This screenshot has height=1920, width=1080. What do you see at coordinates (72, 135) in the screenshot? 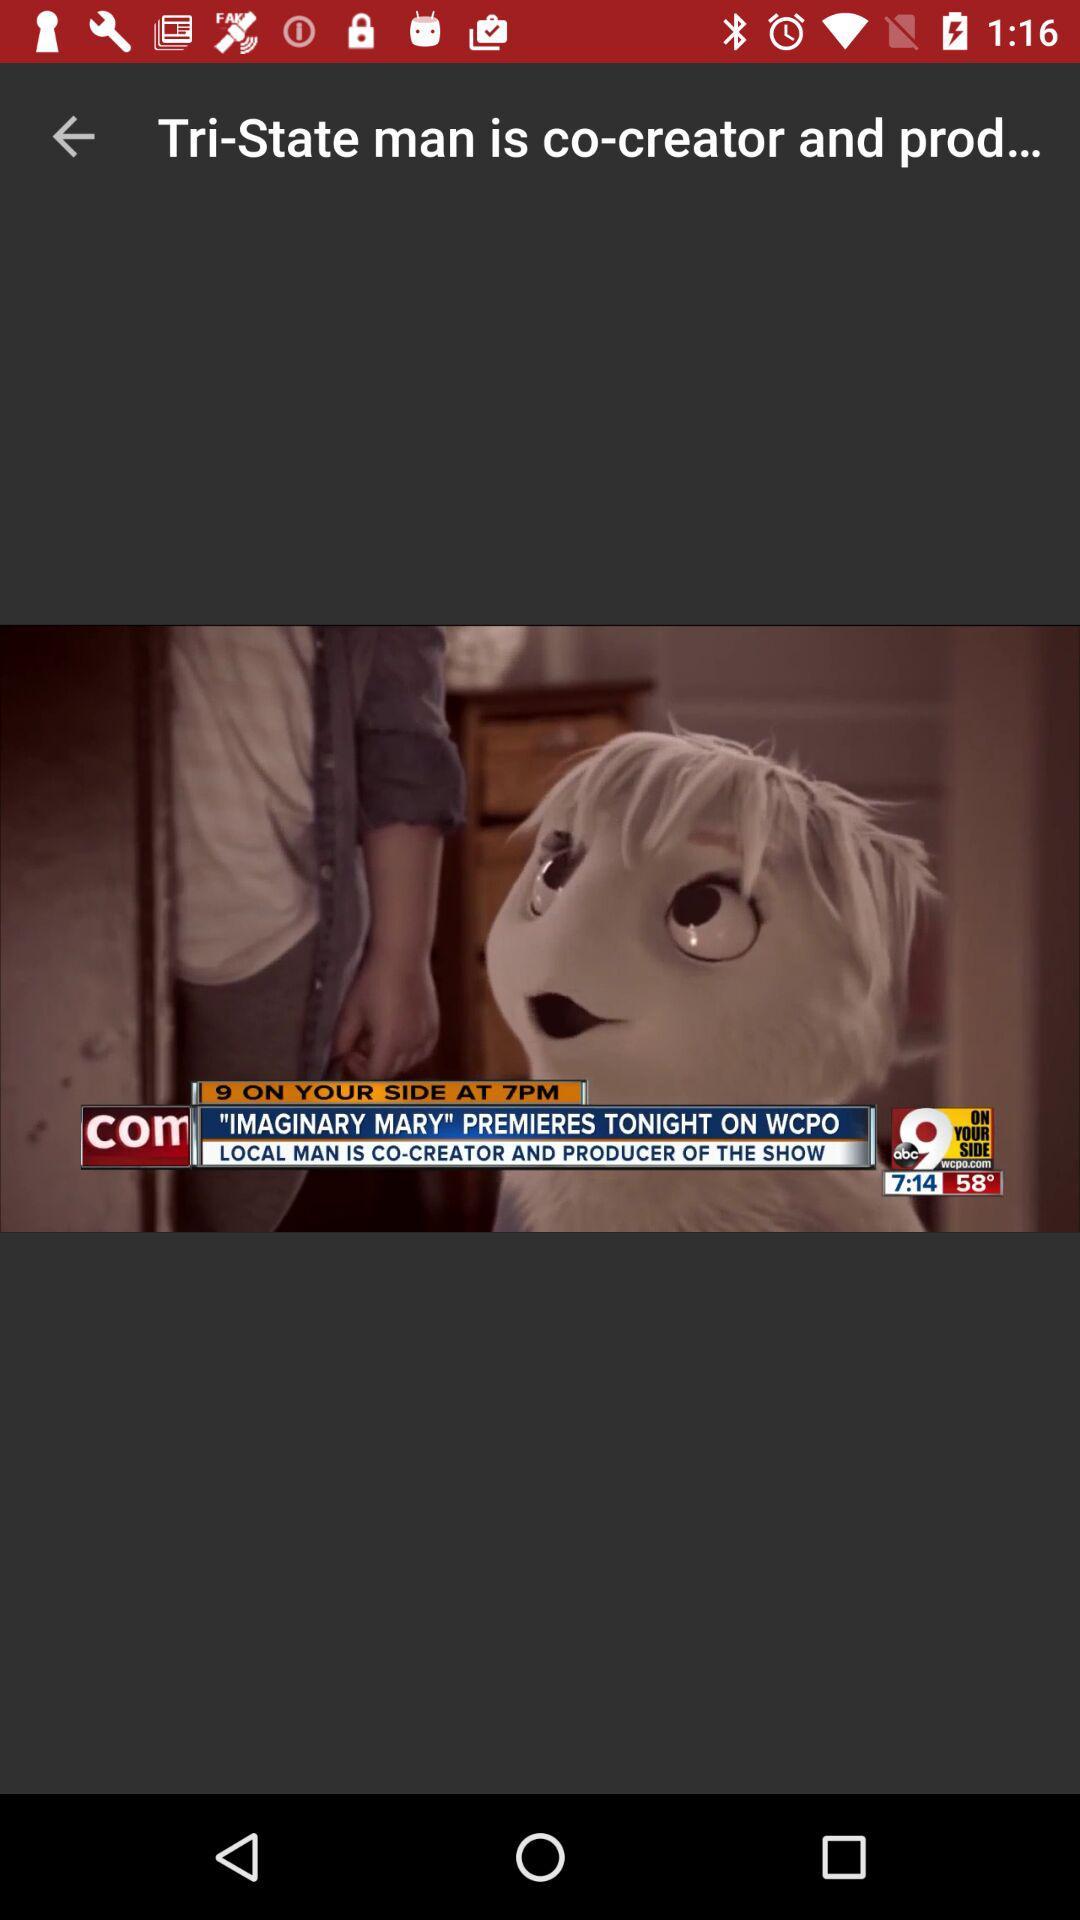
I see `the item next to tri state man icon` at bounding box center [72, 135].